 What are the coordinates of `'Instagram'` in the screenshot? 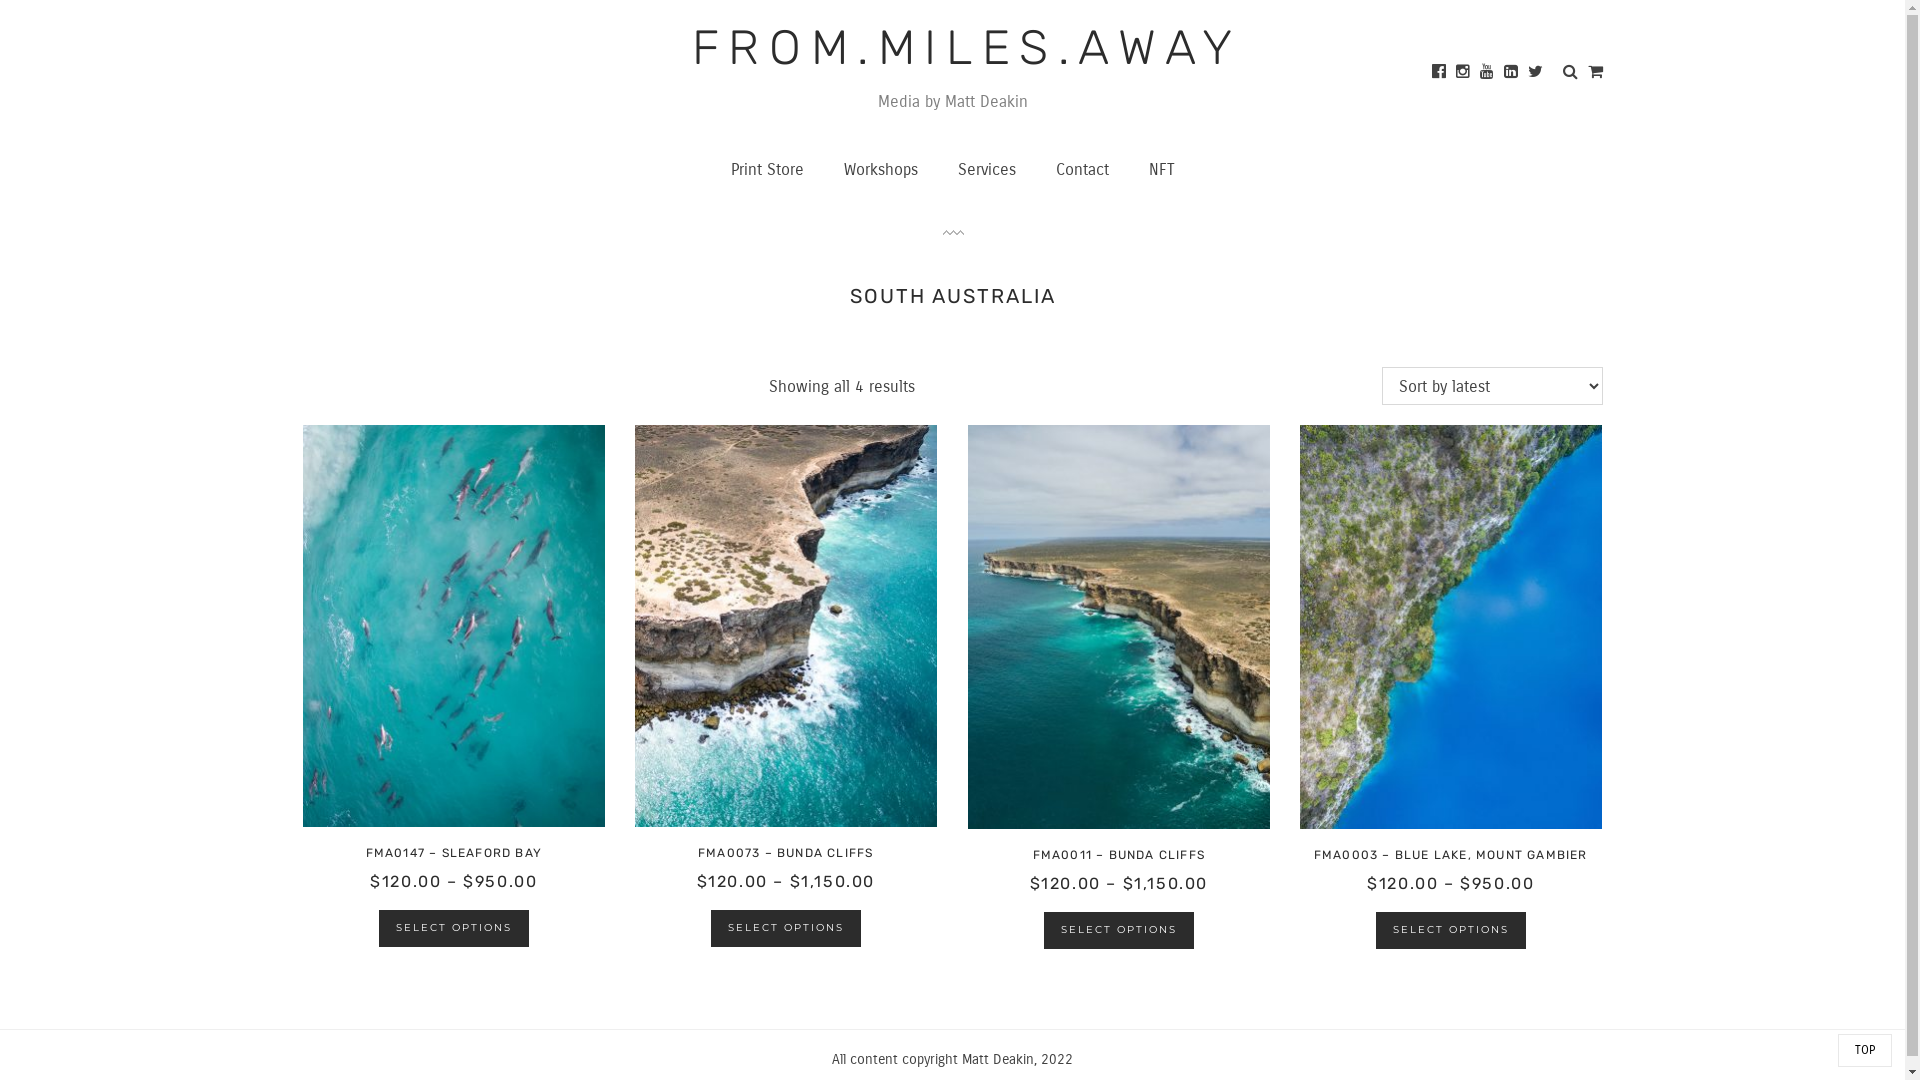 It's located at (1455, 68).